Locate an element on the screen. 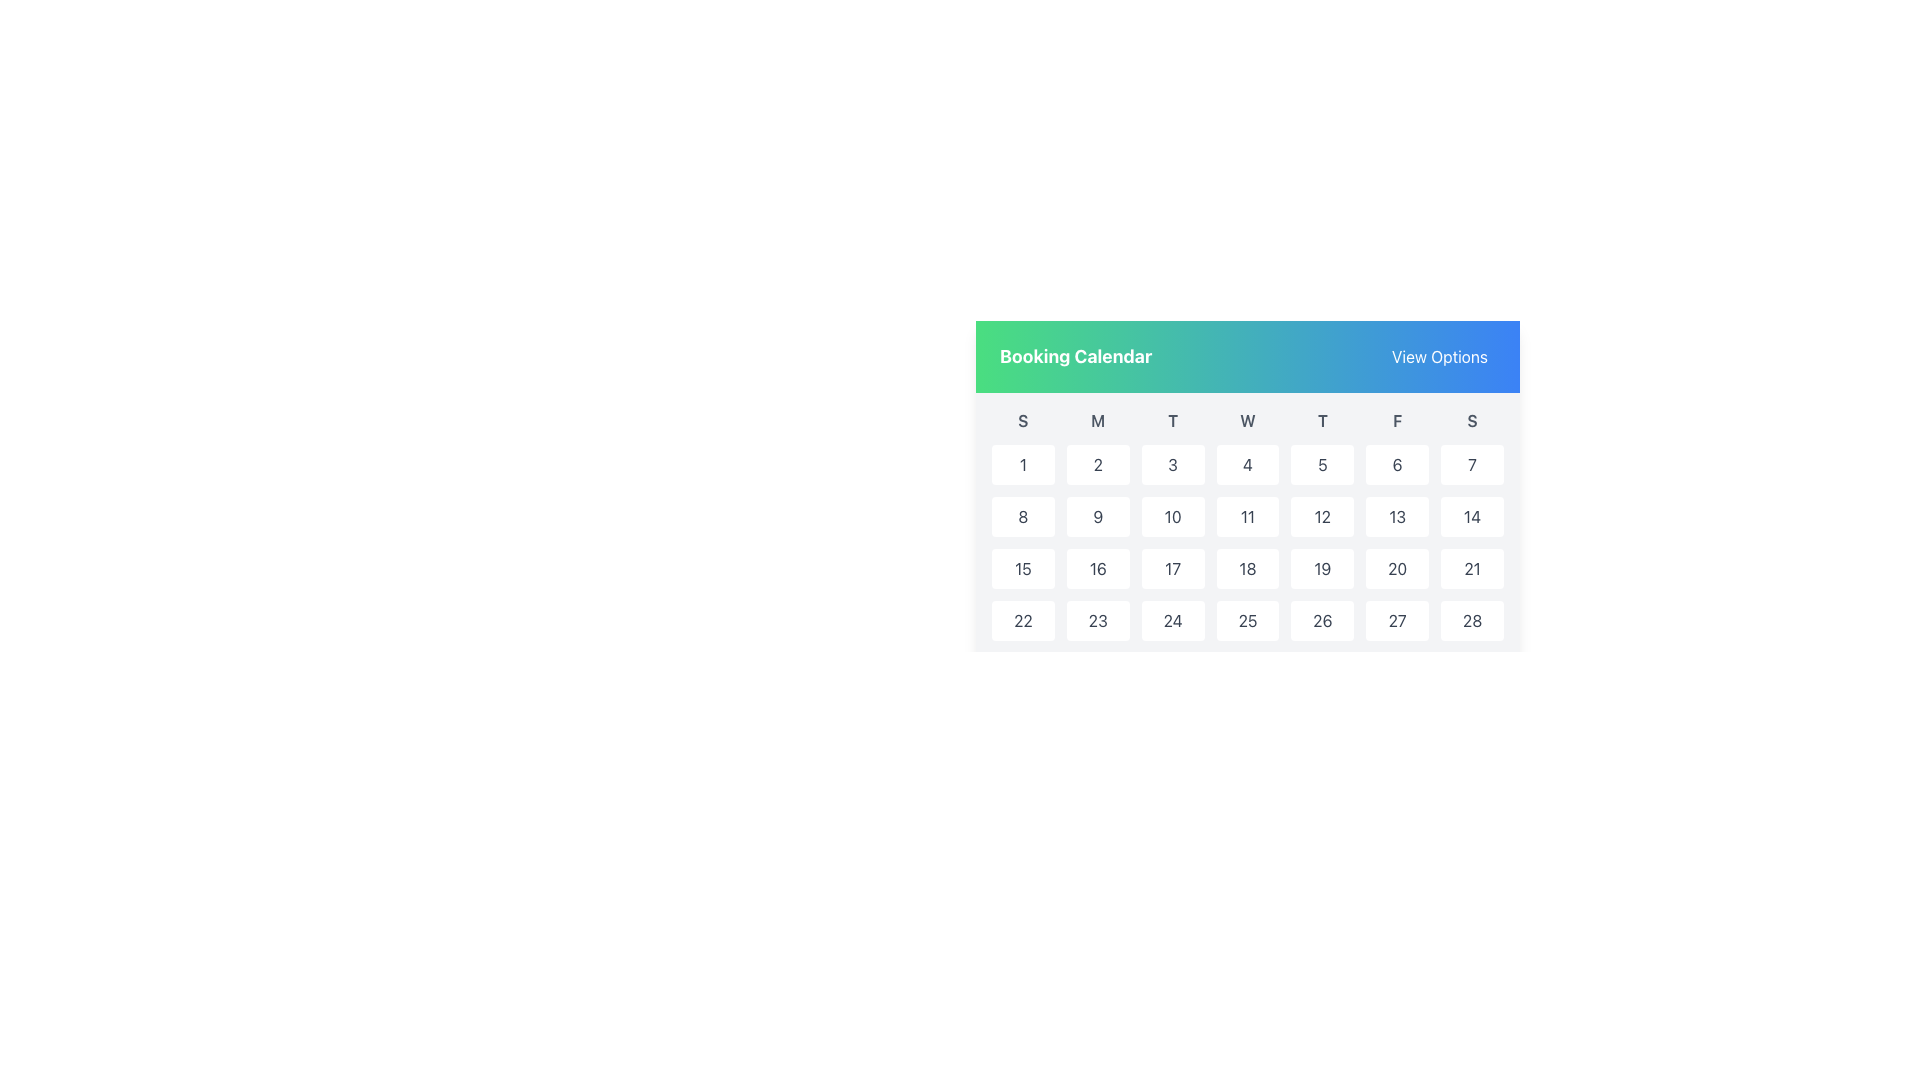  the text label indicating 'Friday' in the calendar header, which is the sixth element in the row for days of the week is located at coordinates (1396, 419).